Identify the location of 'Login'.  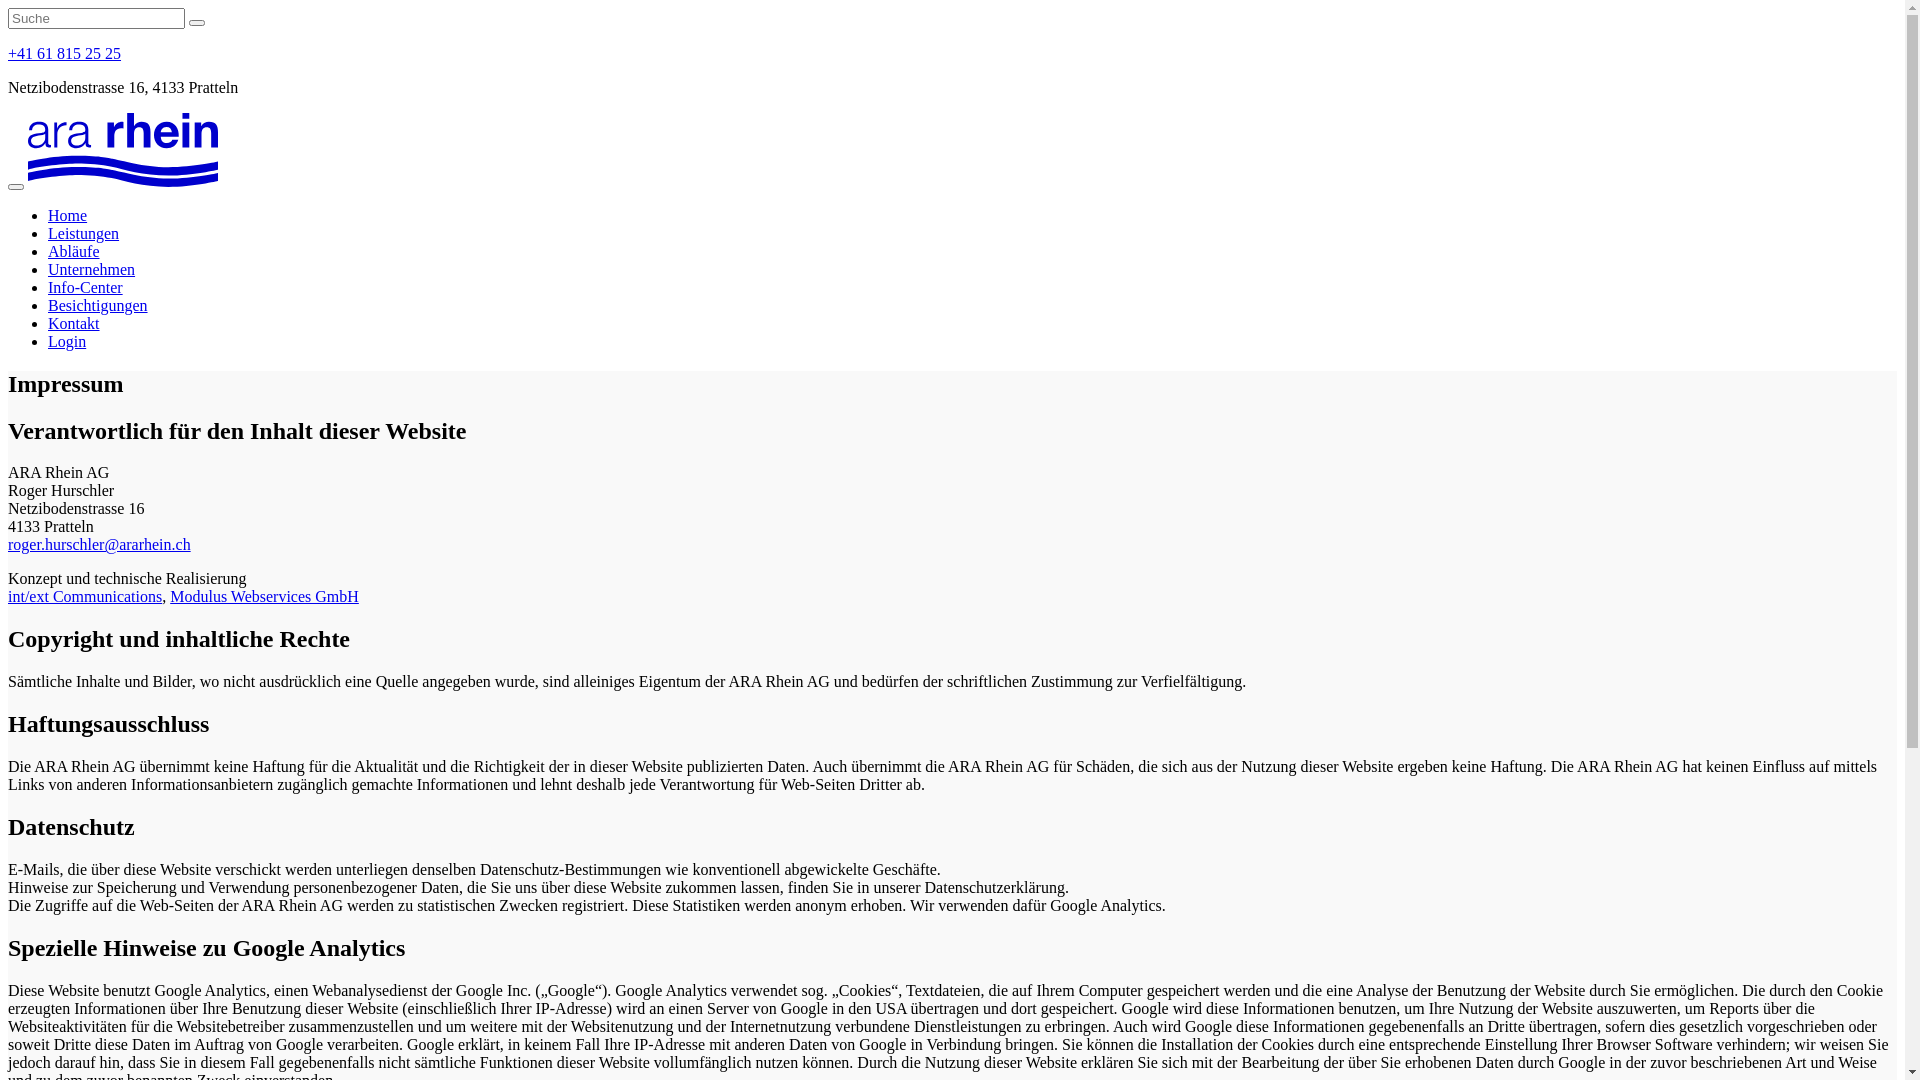
(67, 340).